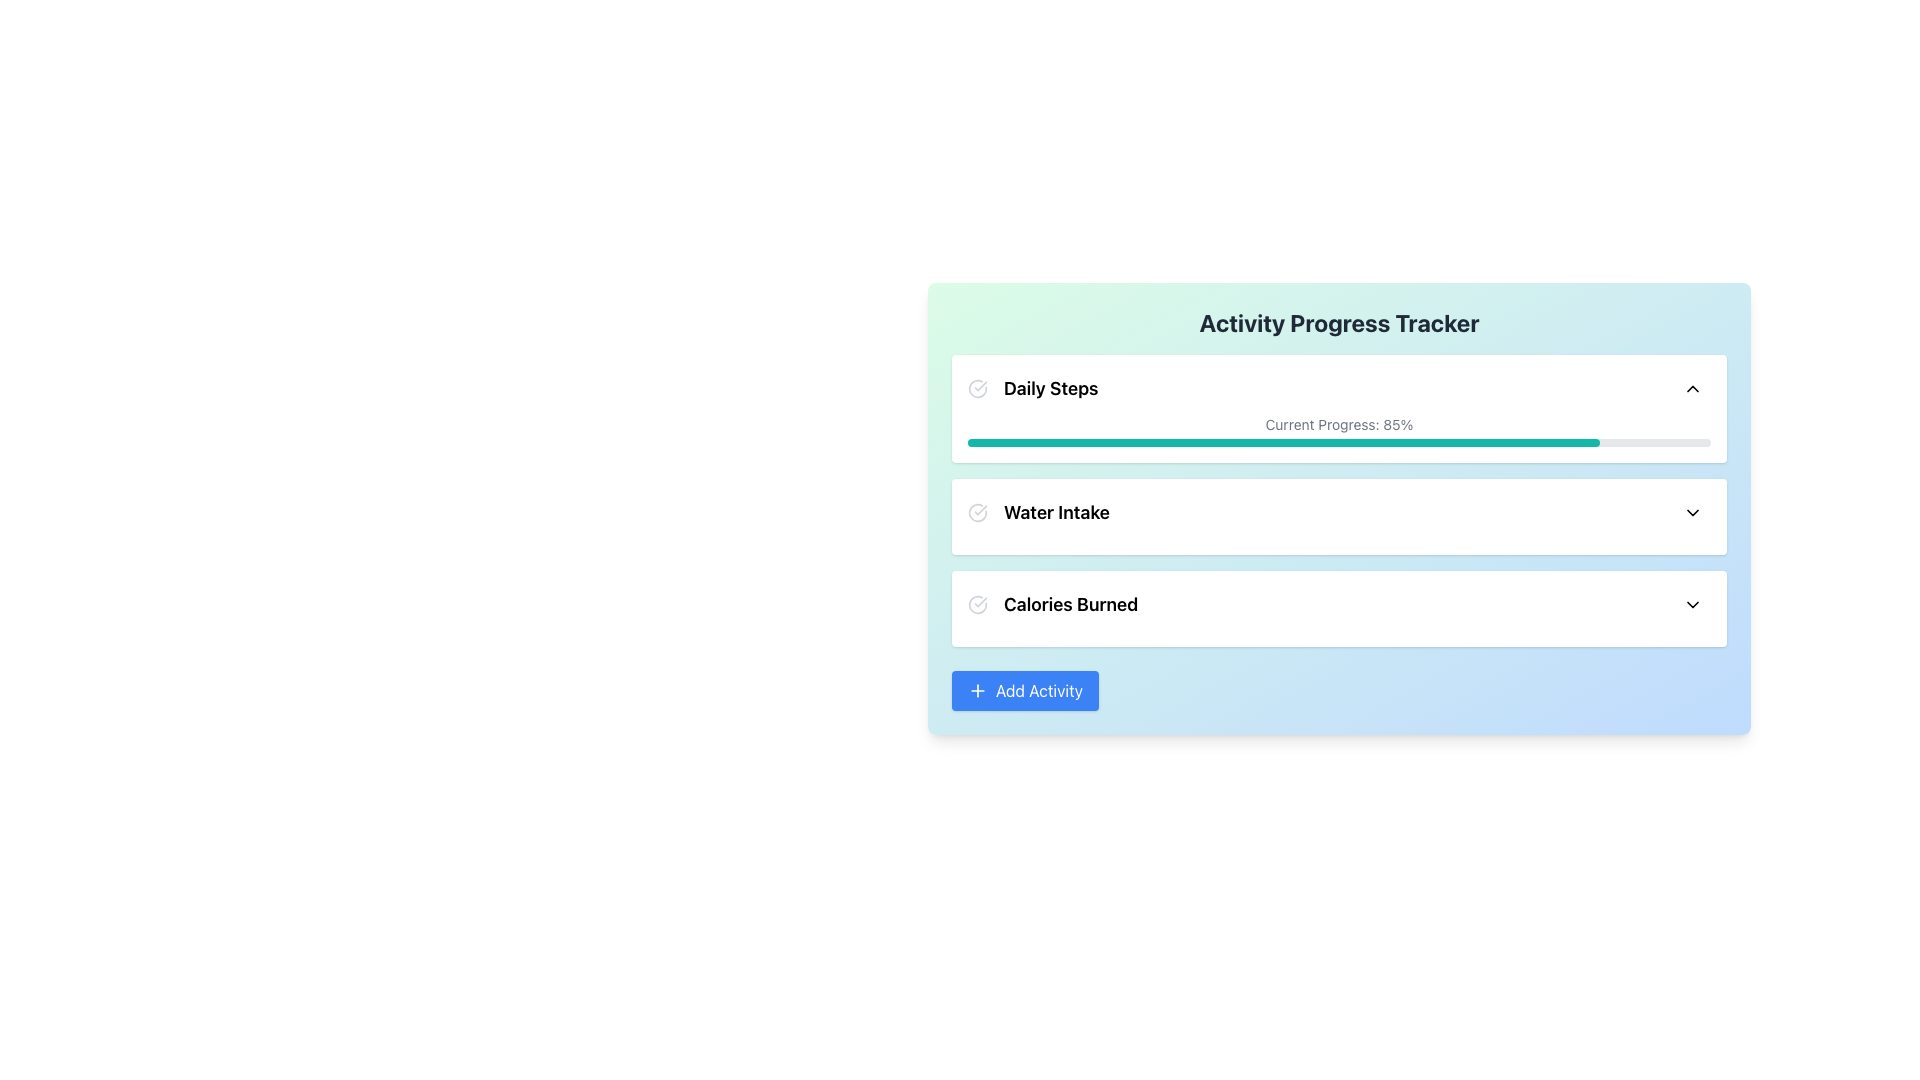 The image size is (1920, 1080). I want to click on text content of the informational Text Display indicating the user's progress percentage, which is located at the upper part of the 'Daily Steps' section, above the progress bar, so click(1339, 423).